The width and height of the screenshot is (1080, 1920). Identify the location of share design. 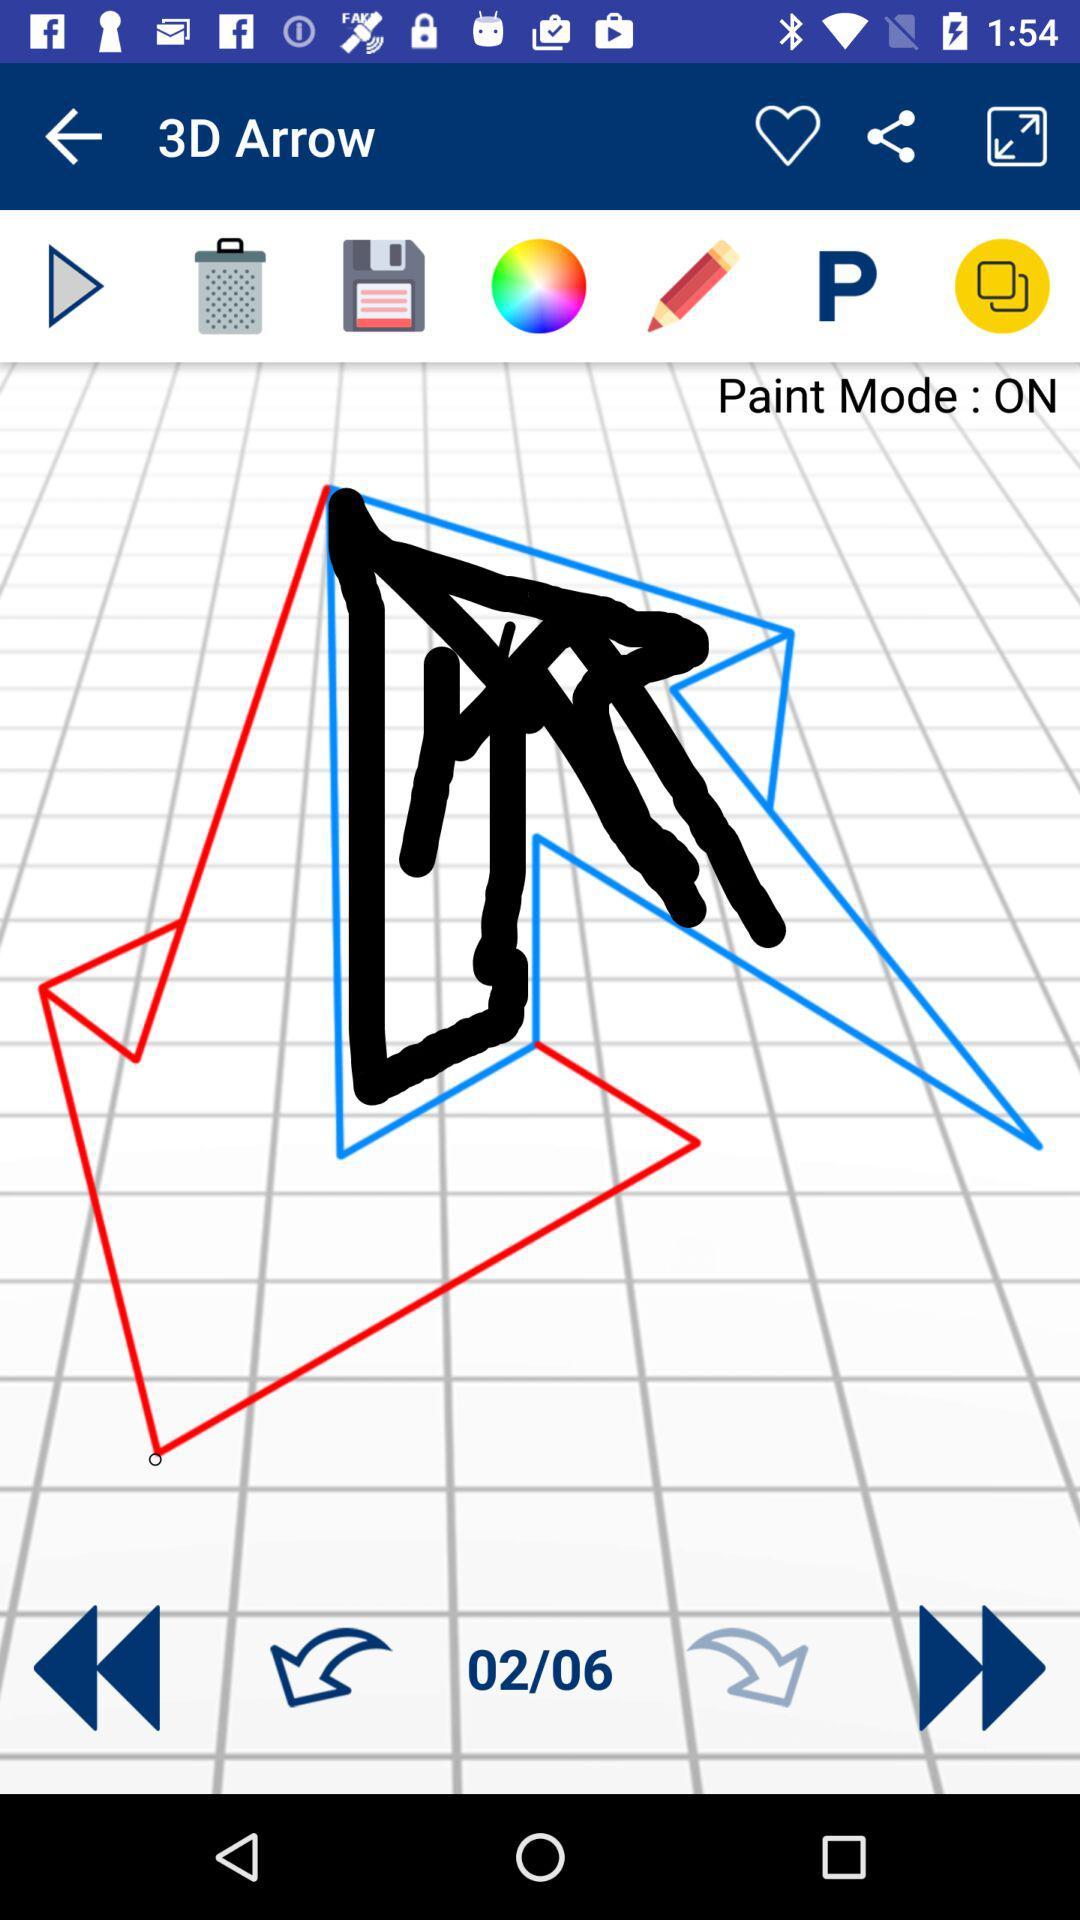
(1002, 285).